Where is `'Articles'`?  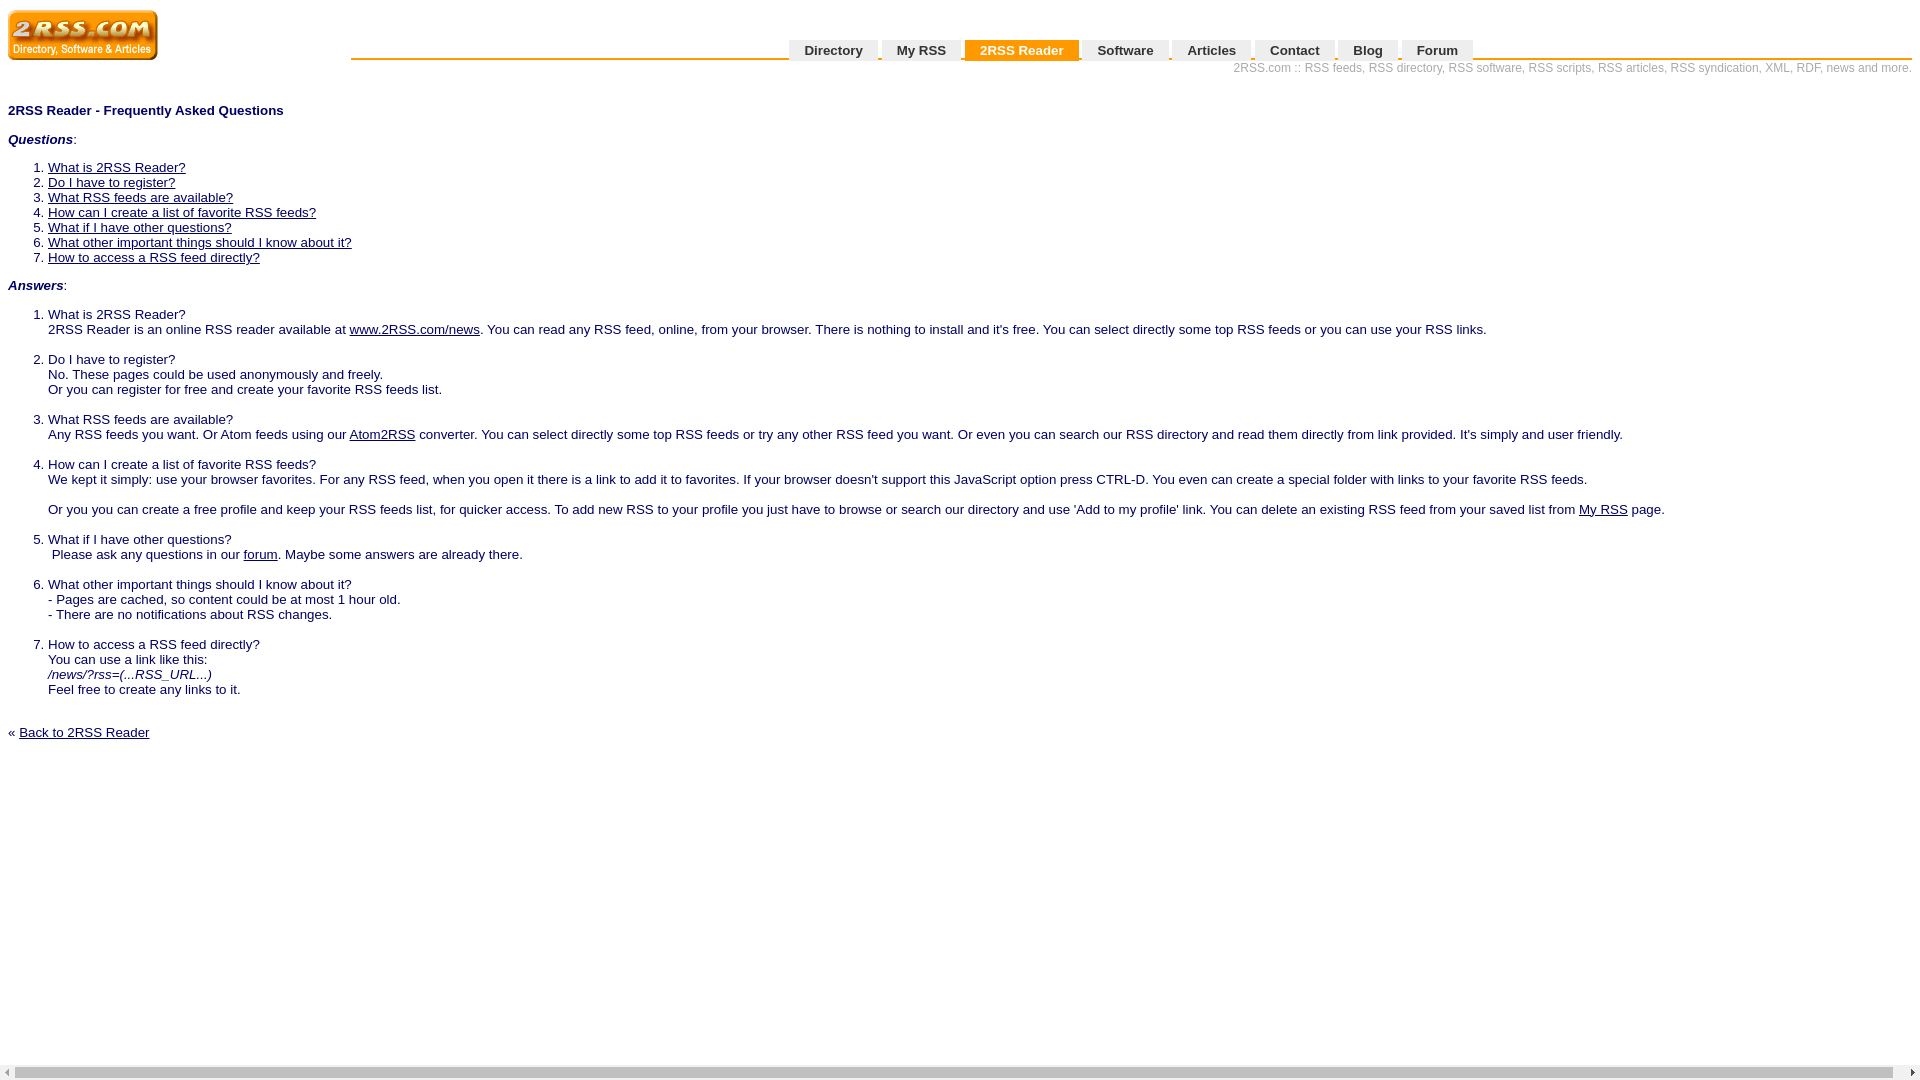
'Articles' is located at coordinates (1210, 49).